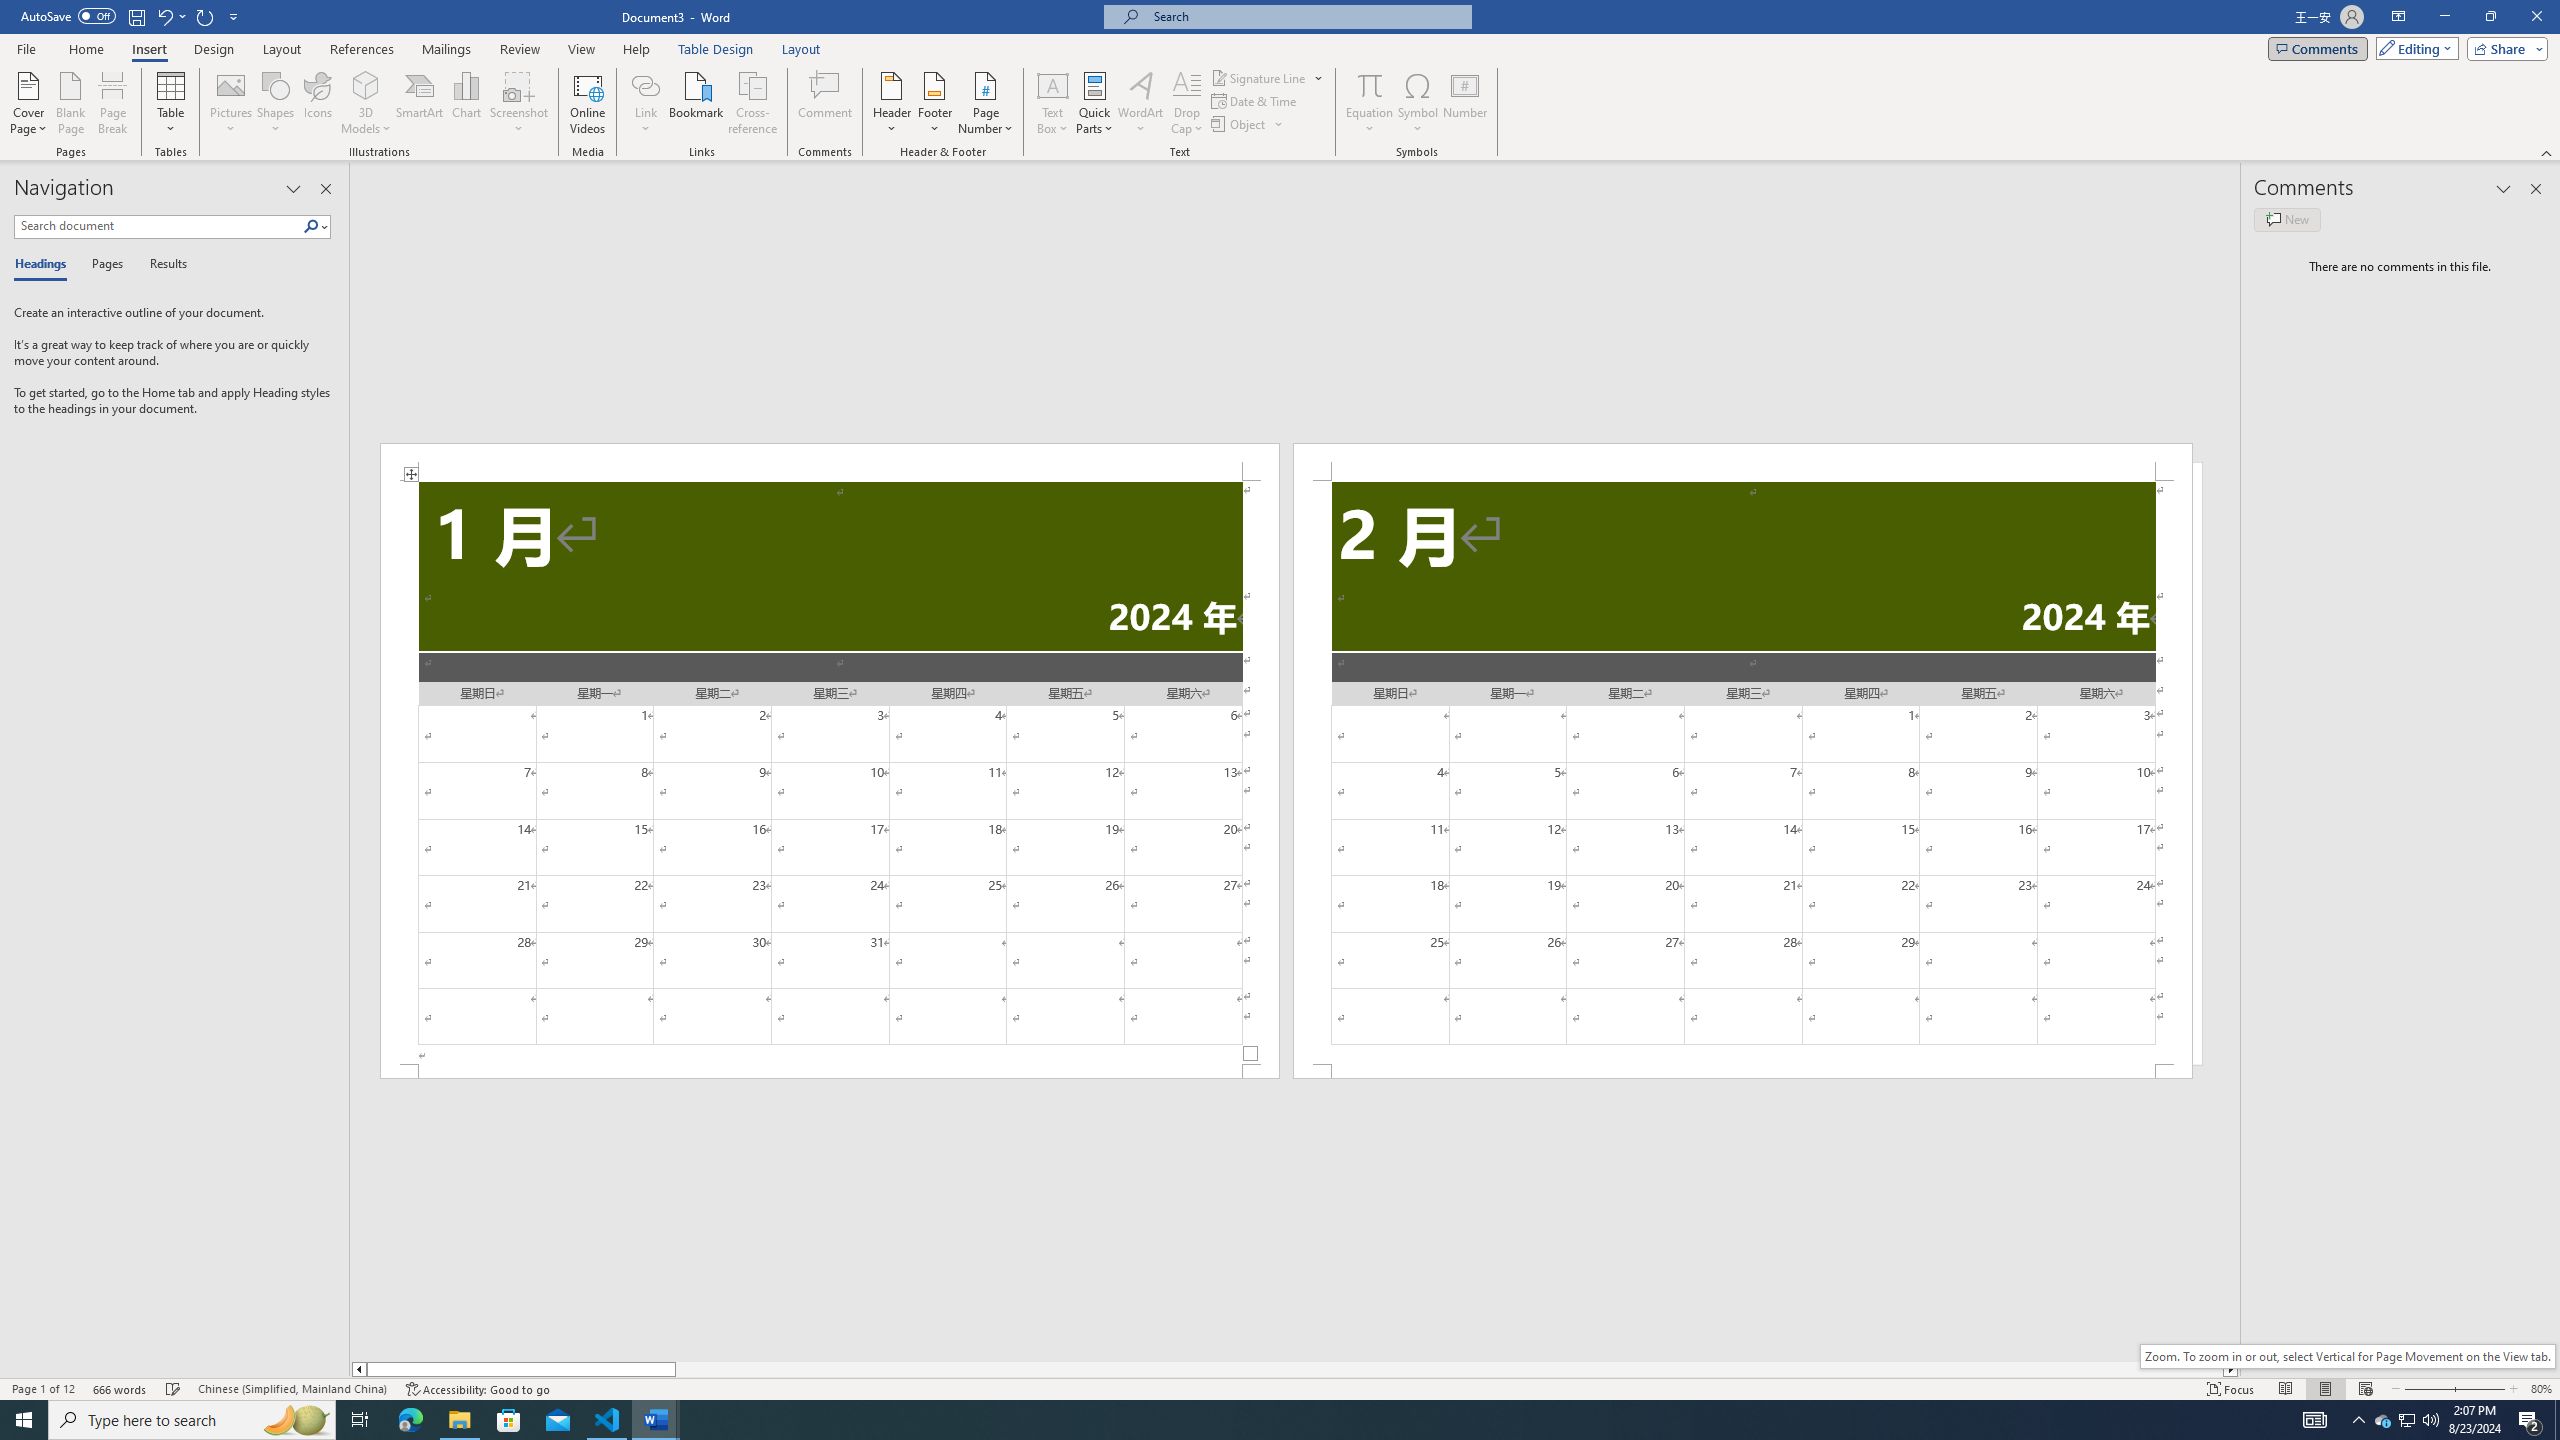 This screenshot has height=1440, width=2560. What do you see at coordinates (828, 1071) in the screenshot?
I see `'Footer -Section 1-'` at bounding box center [828, 1071].